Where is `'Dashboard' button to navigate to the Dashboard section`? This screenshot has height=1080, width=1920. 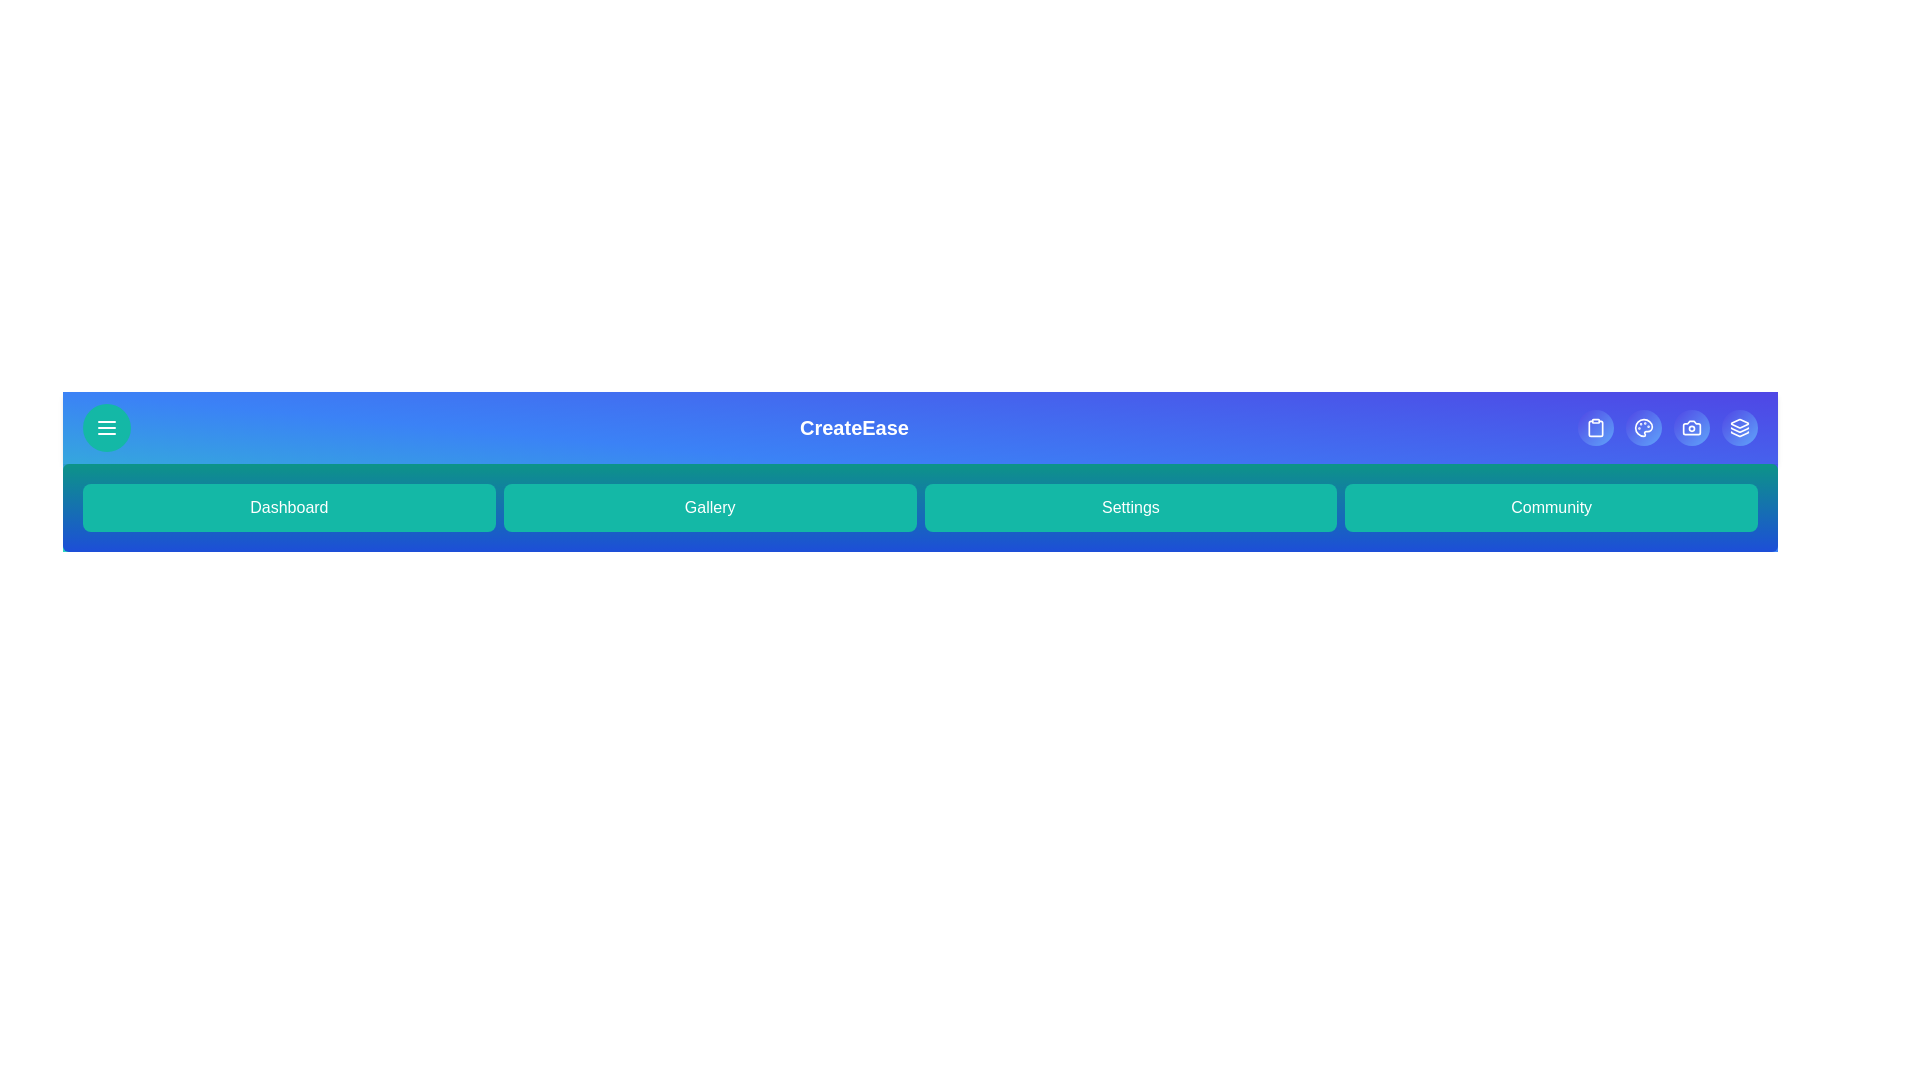
'Dashboard' button to navigate to the Dashboard section is located at coordinates (287, 507).